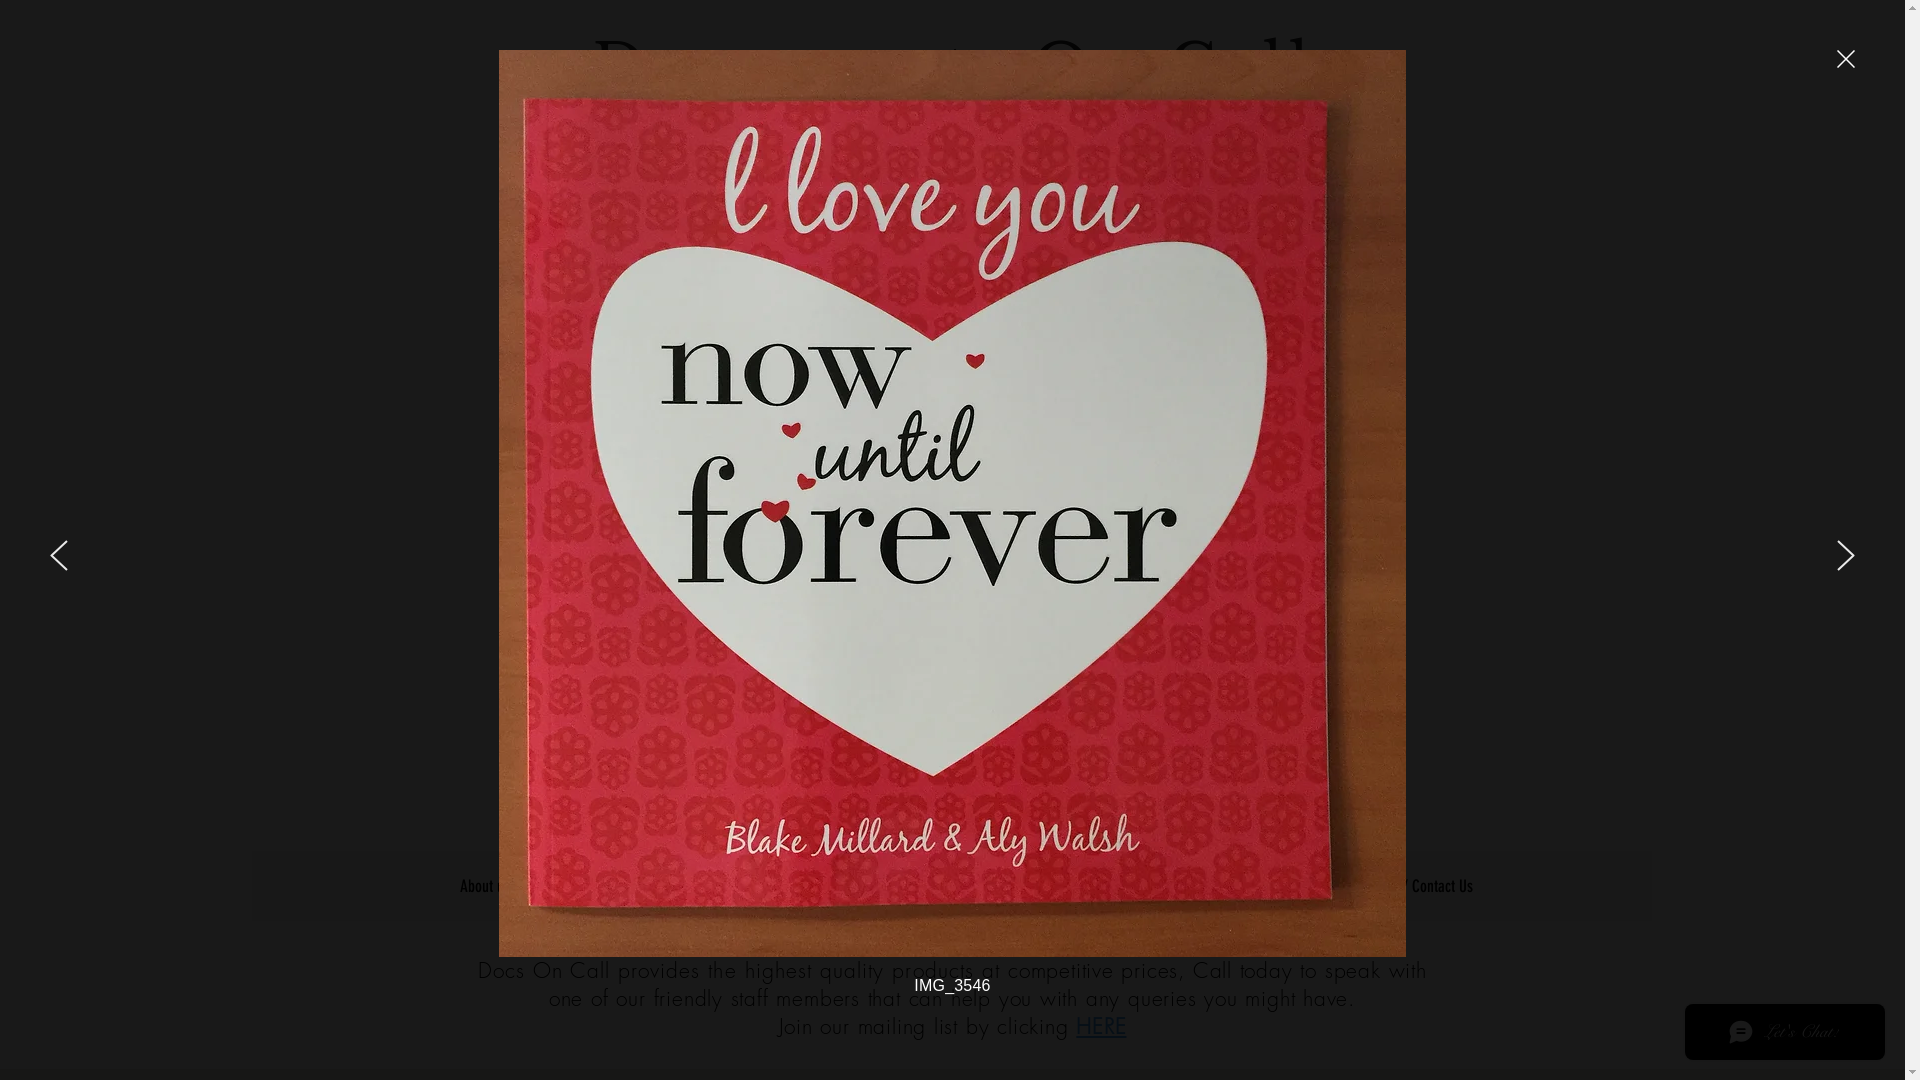 This screenshot has width=1920, height=1080. What do you see at coordinates (673, 164) in the screenshot?
I see `'Request a quote'` at bounding box center [673, 164].